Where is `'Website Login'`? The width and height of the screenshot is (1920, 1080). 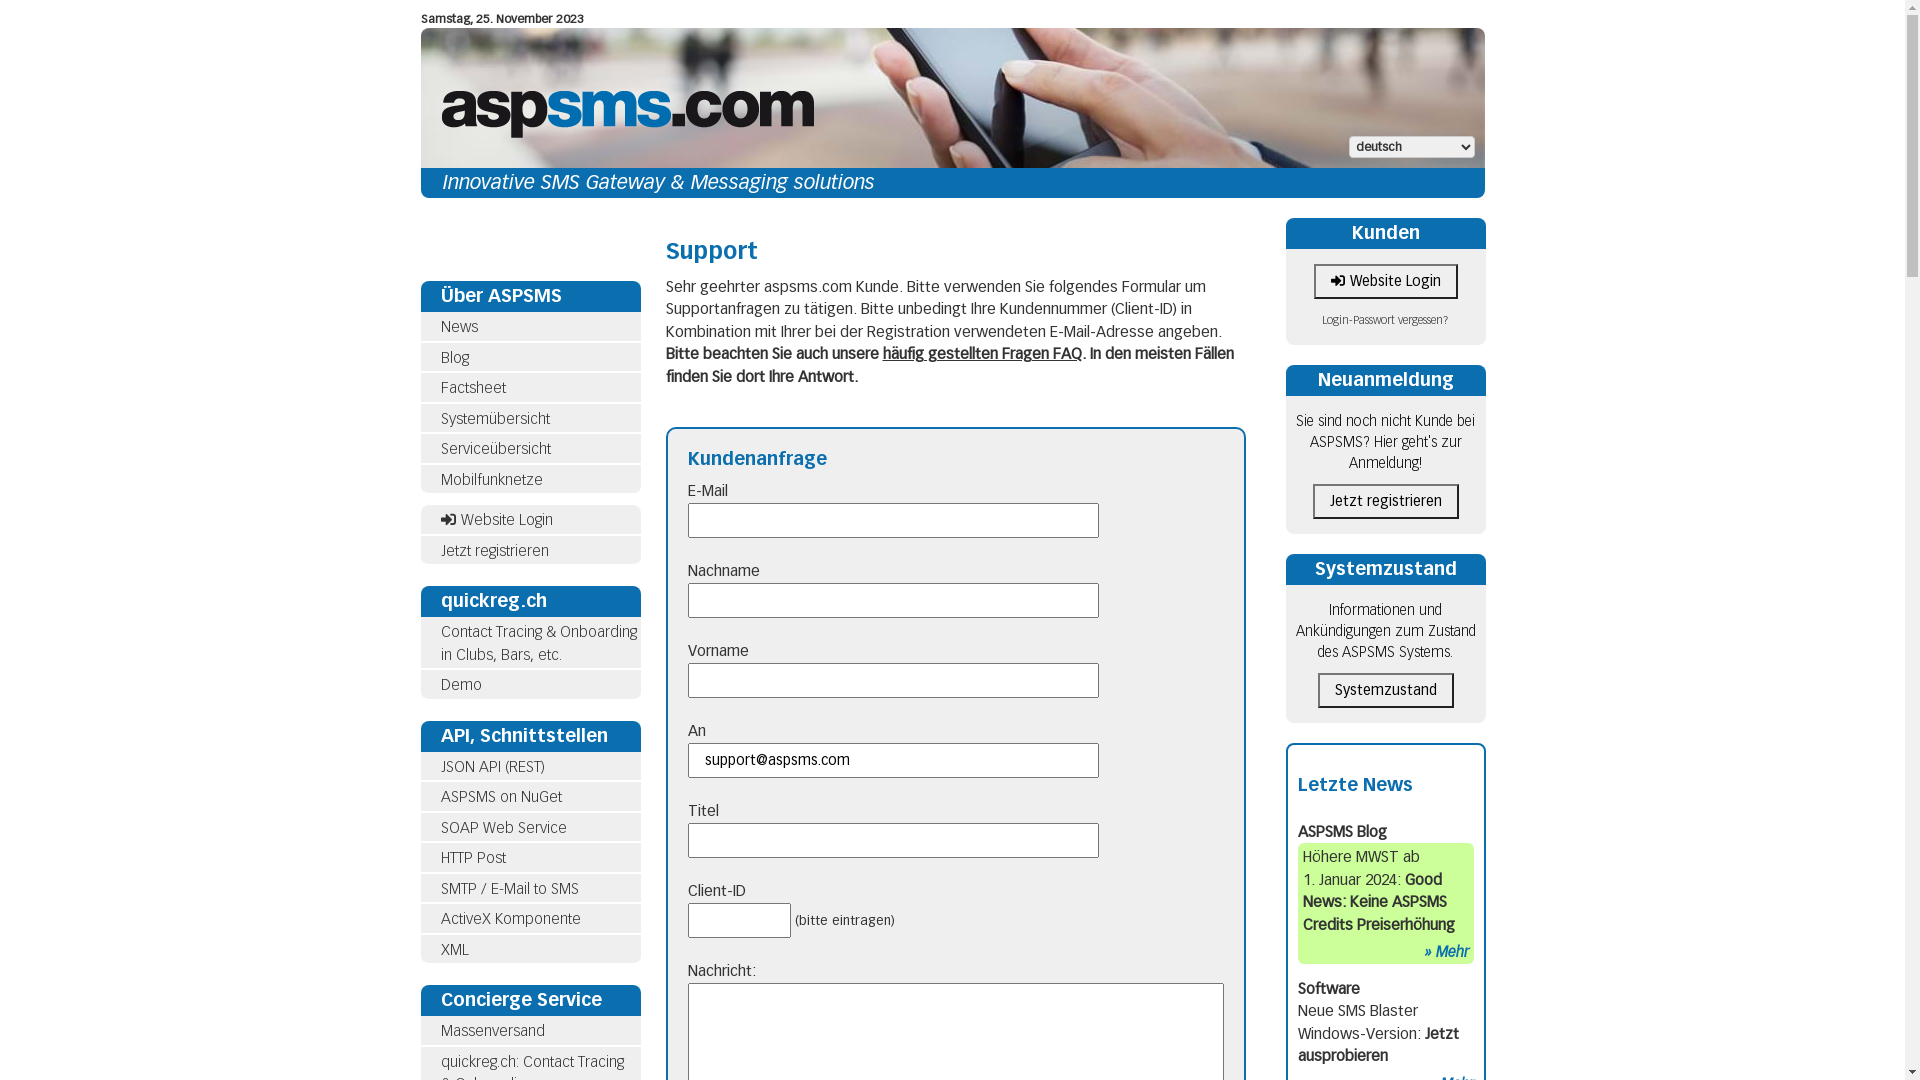 'Website Login' is located at coordinates (495, 519).